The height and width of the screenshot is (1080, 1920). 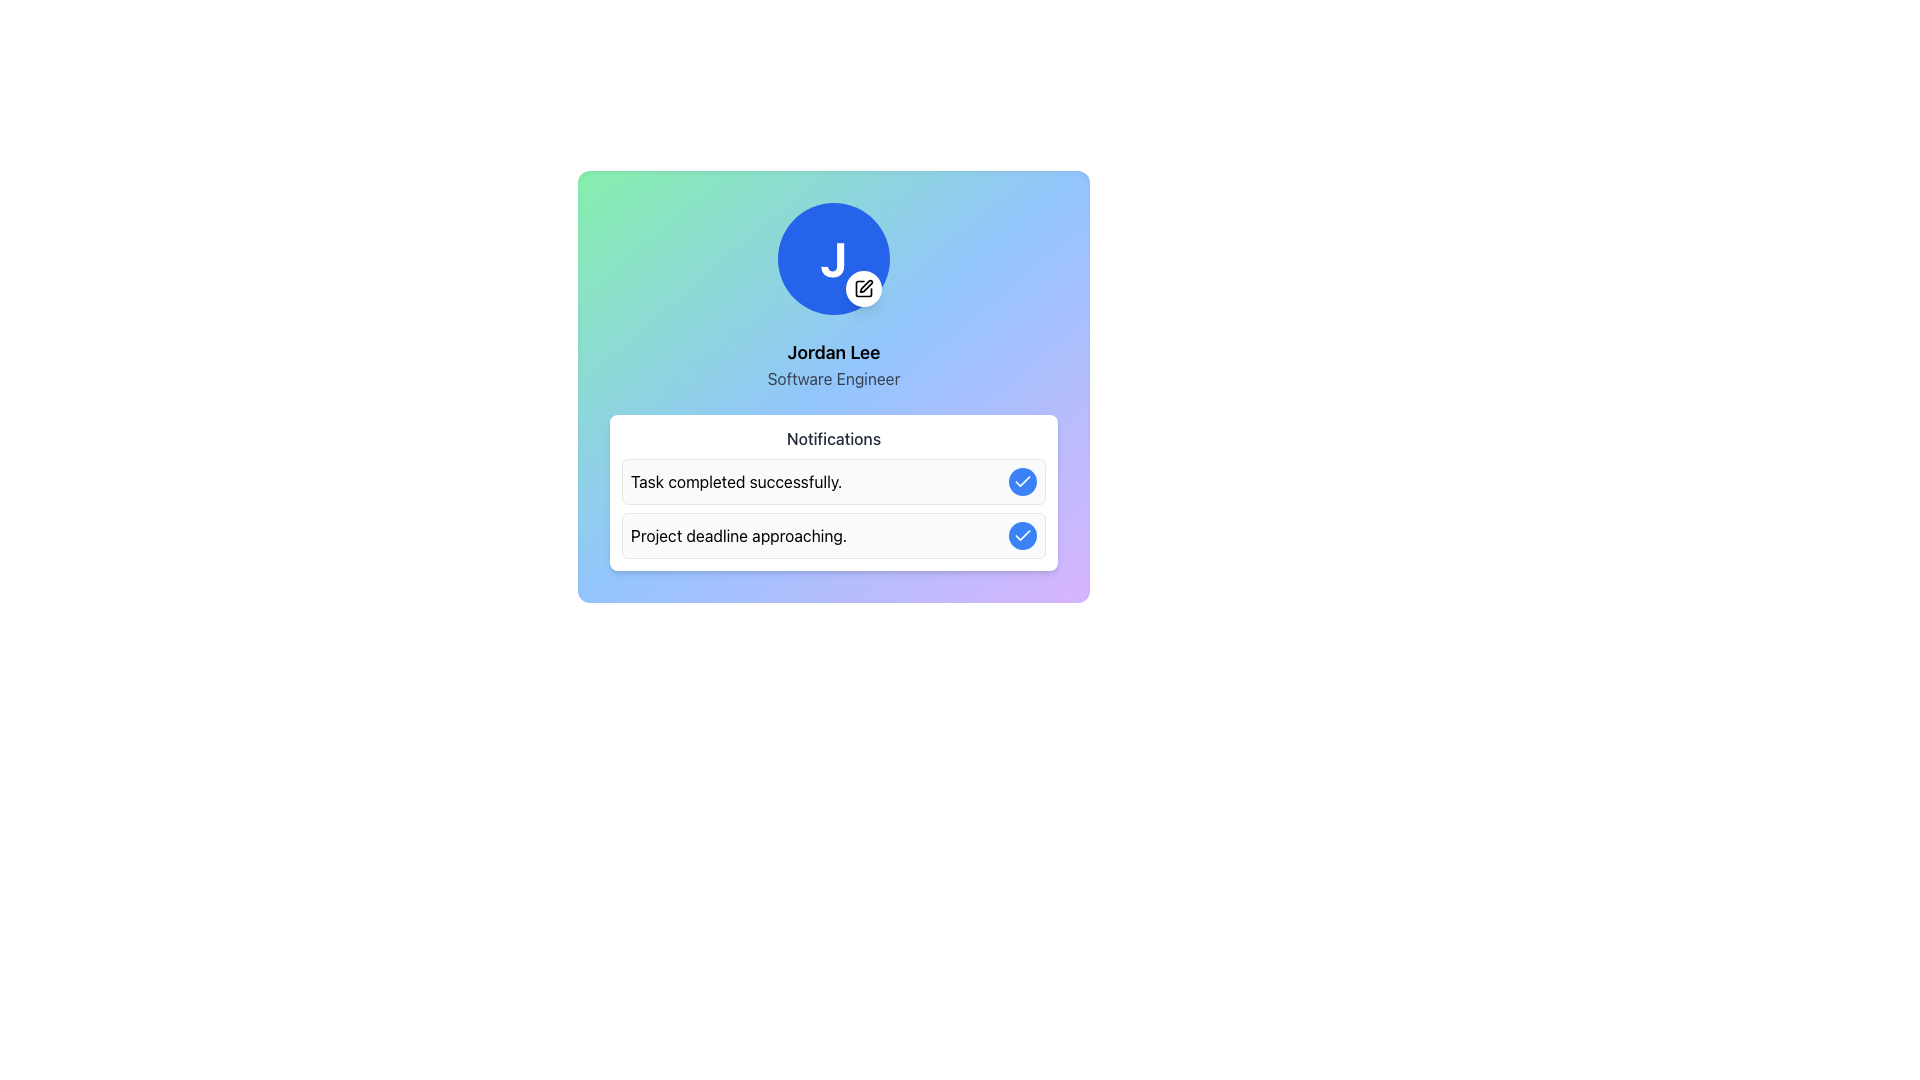 I want to click on the text element displaying 'Software Engineer' from its current position, so click(x=834, y=378).